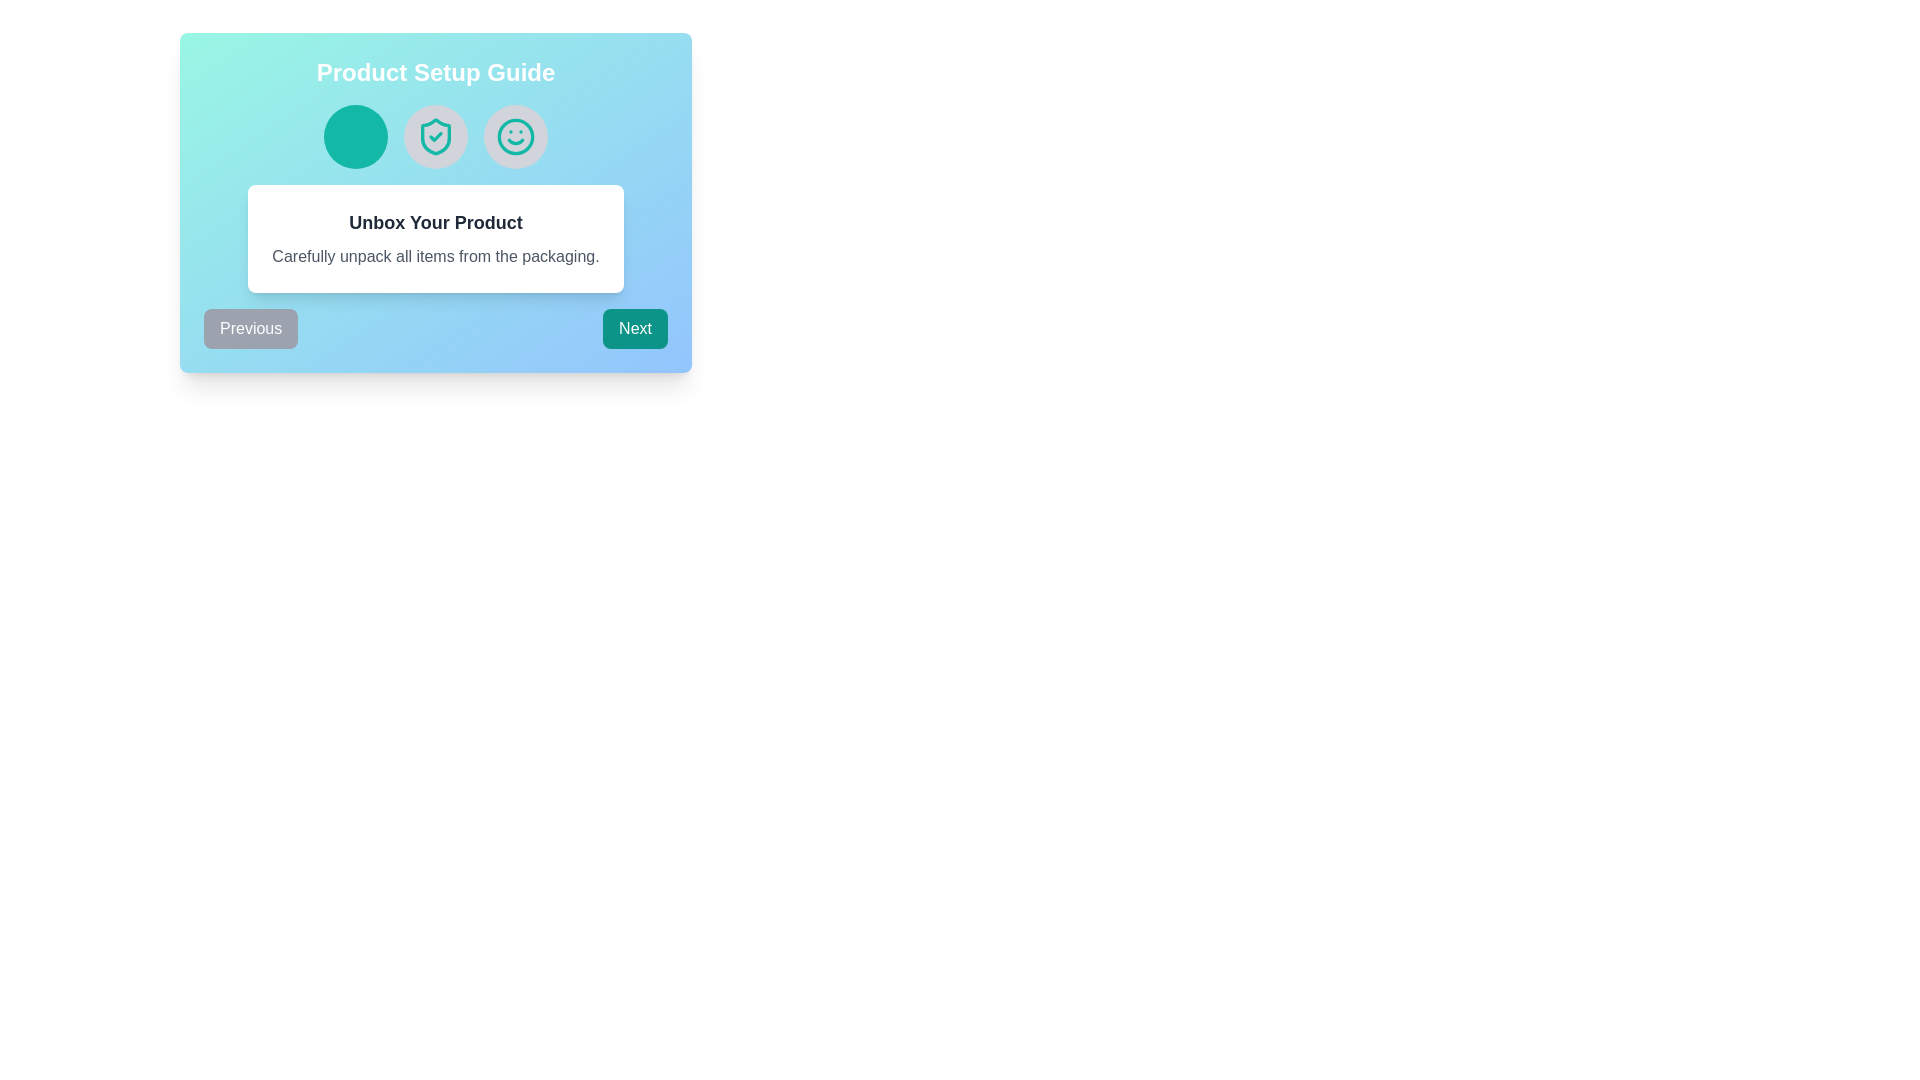 Image resolution: width=1920 pixels, height=1080 pixels. What do you see at coordinates (435, 256) in the screenshot?
I see `the descriptive text that reads 'Carefully unpack all items from the packaging.' which is located beneath the title 'Unbox Your Product'` at bounding box center [435, 256].